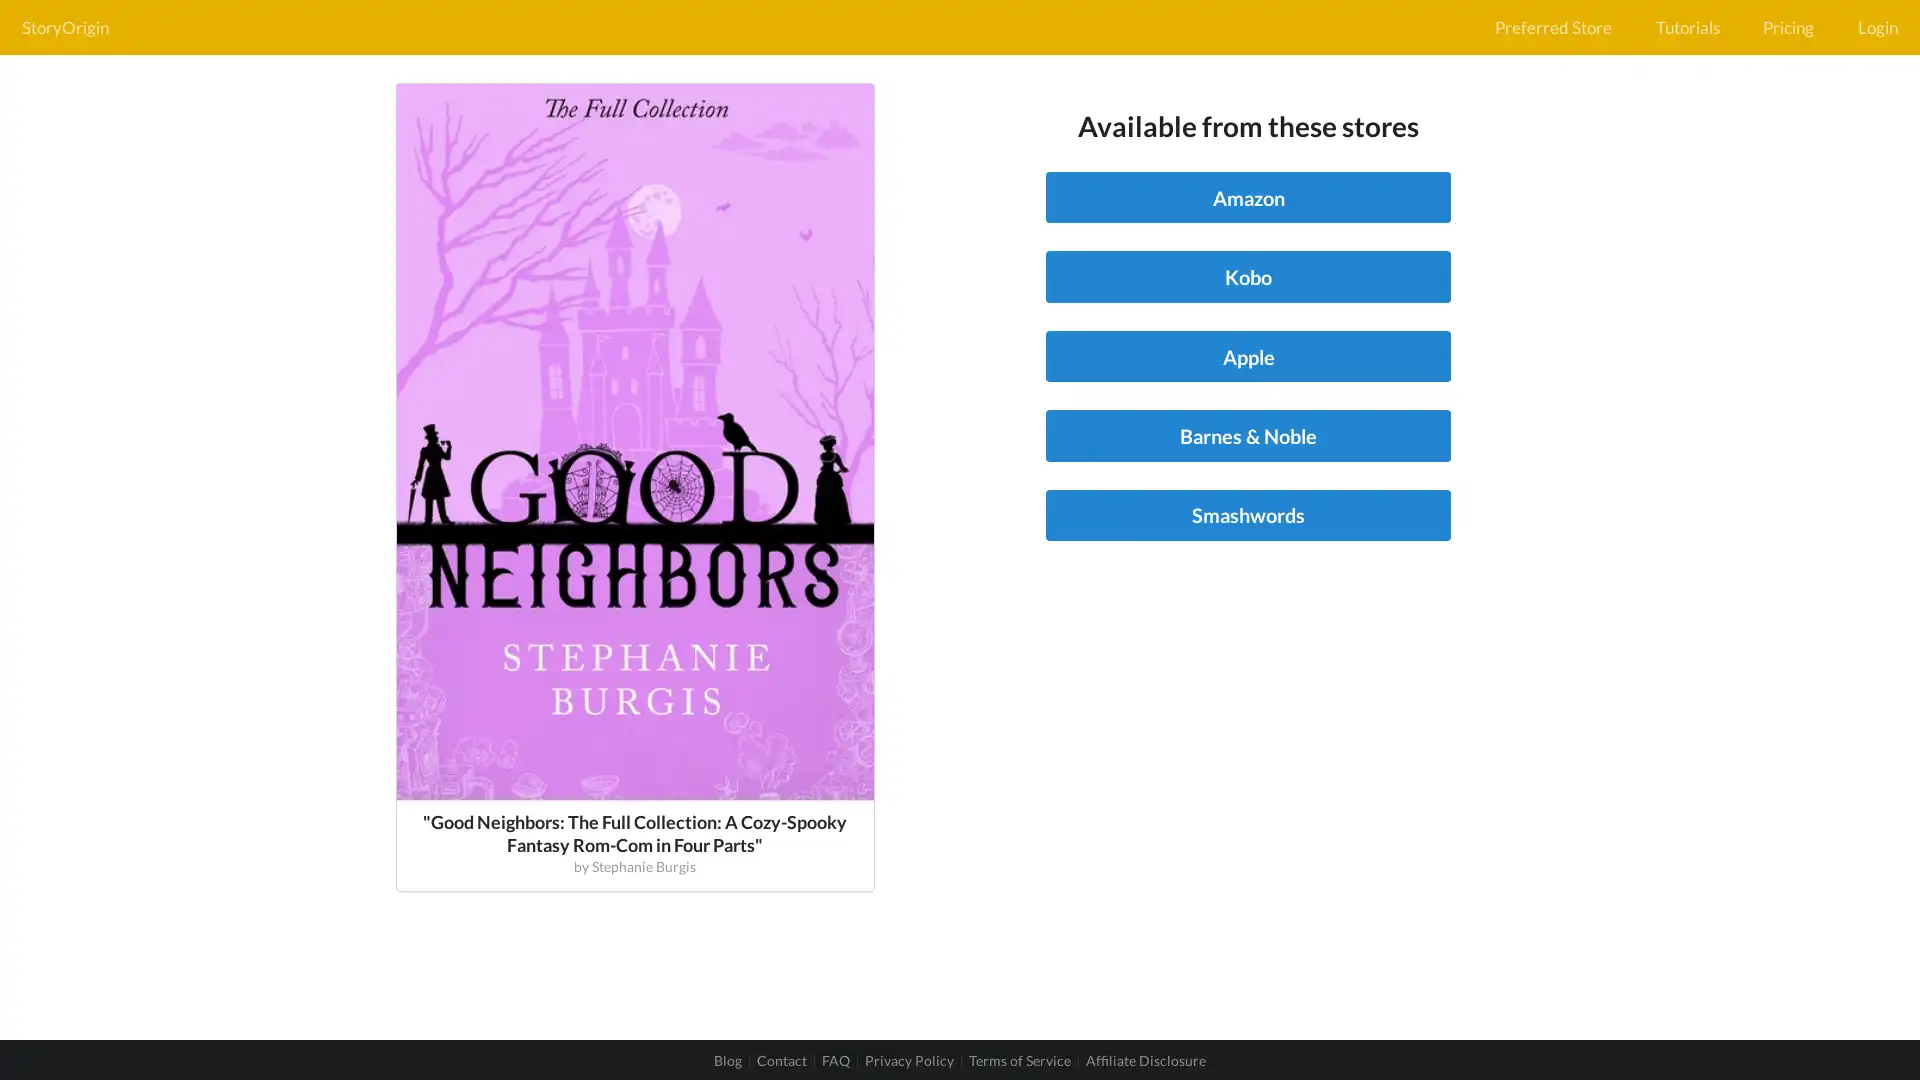 The image size is (1920, 1080). I want to click on Kobo, so click(1247, 276).